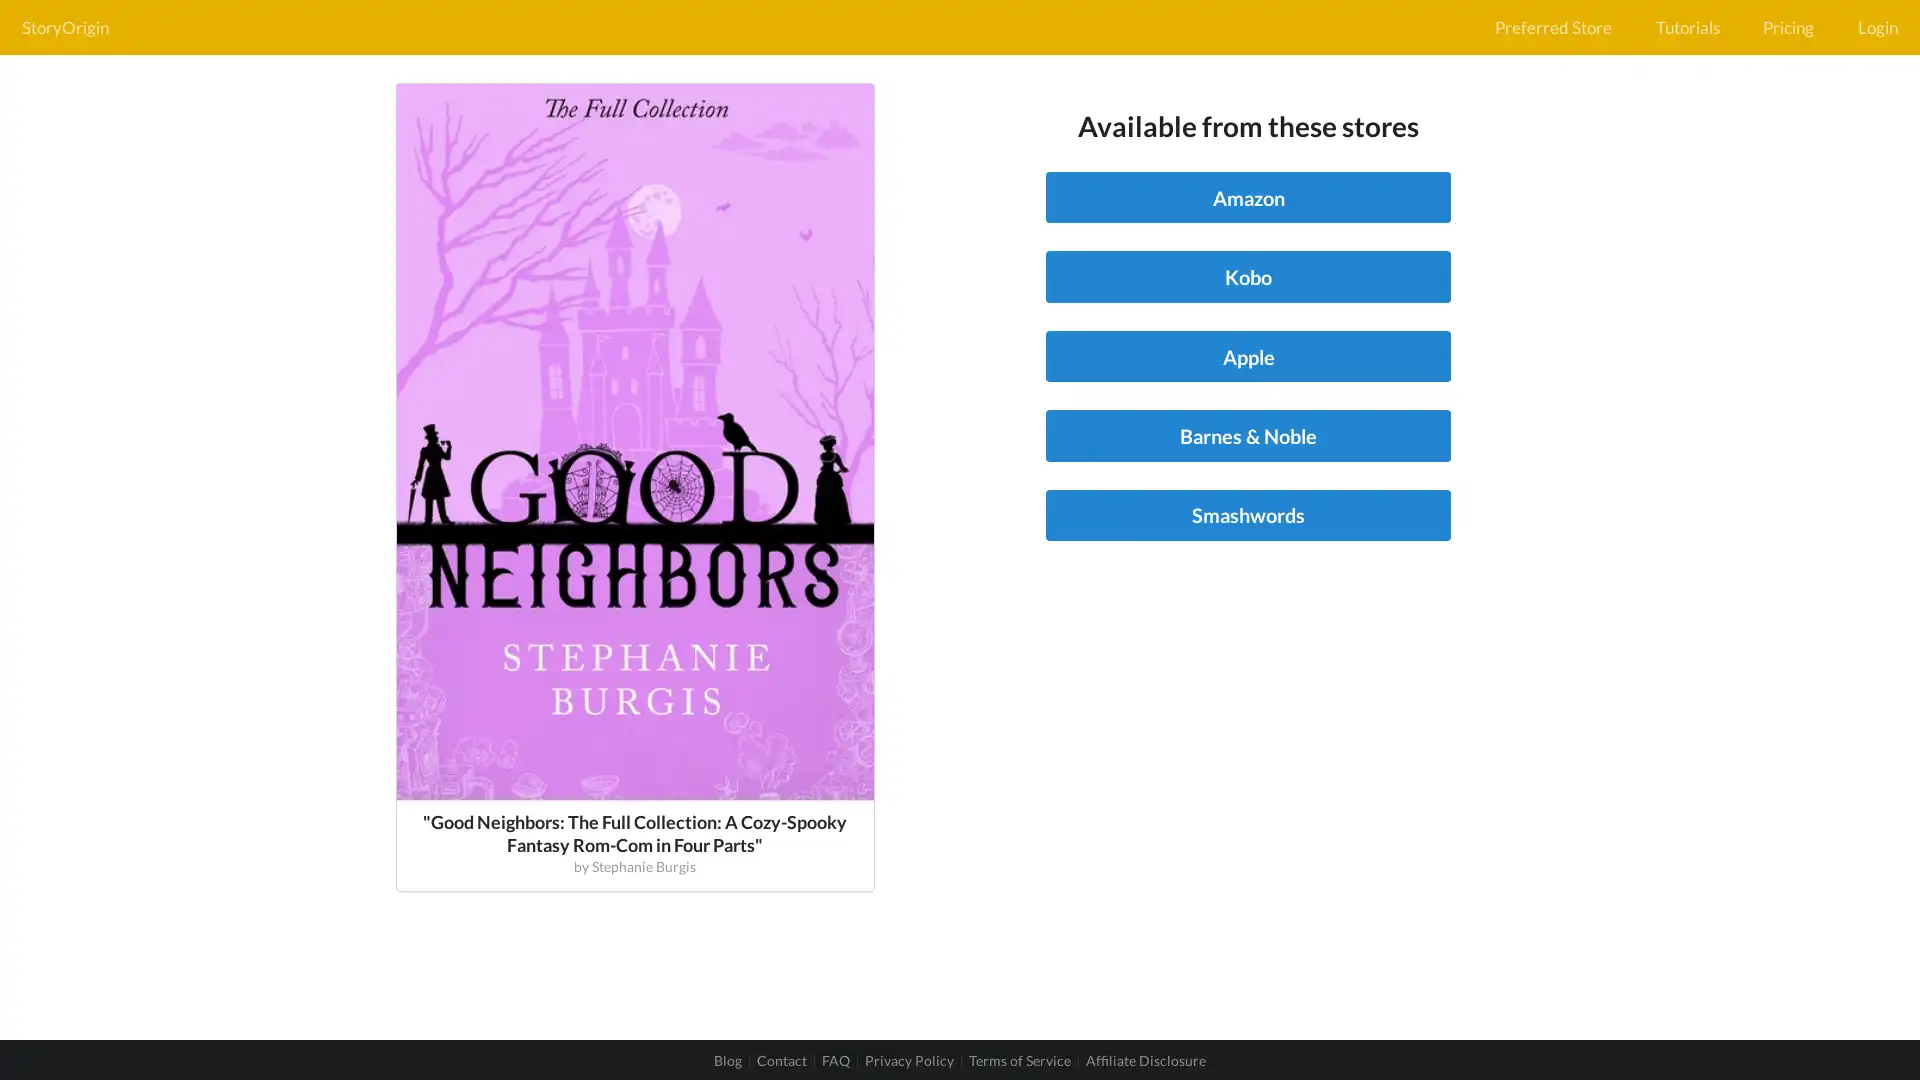 The image size is (1920, 1080). I want to click on Kobo, so click(1247, 276).